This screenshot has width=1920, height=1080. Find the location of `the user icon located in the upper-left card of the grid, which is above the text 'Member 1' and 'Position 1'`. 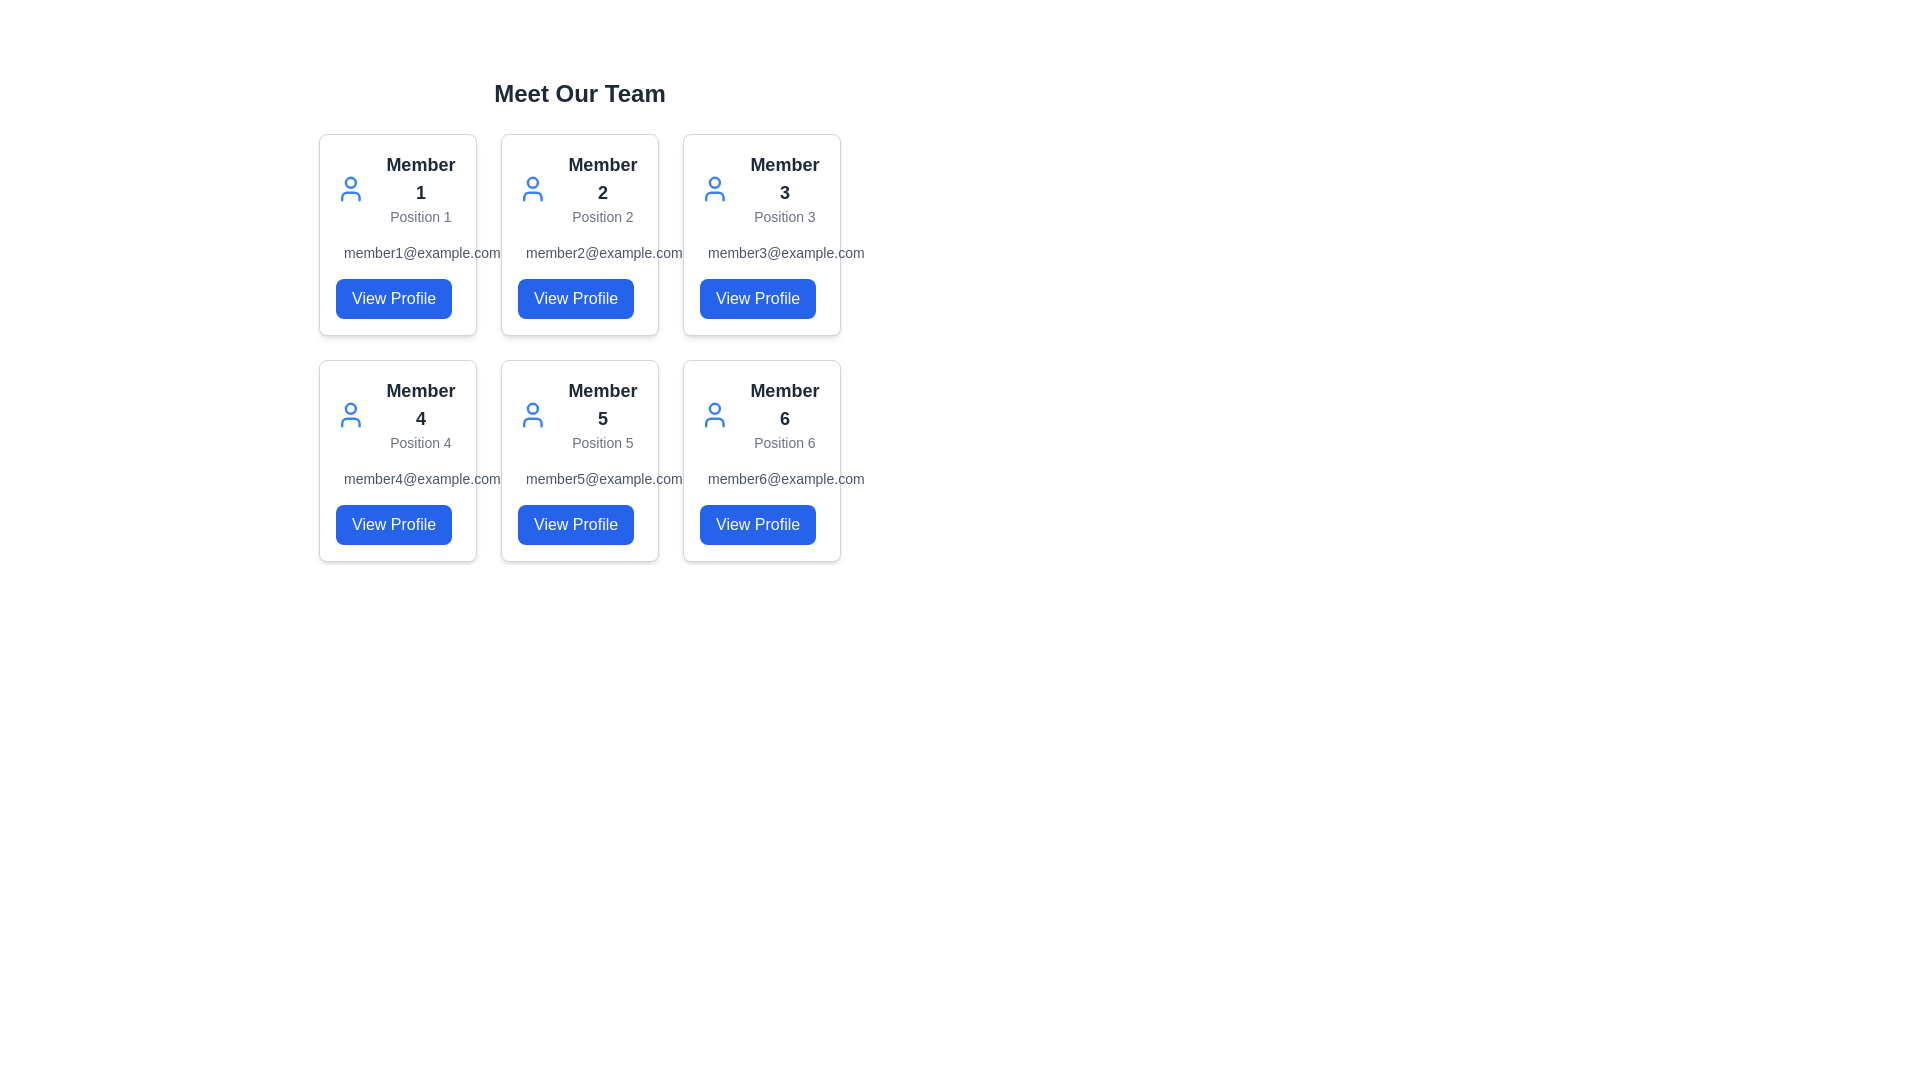

the user icon located in the upper-left card of the grid, which is above the text 'Member 1' and 'Position 1' is located at coordinates (350, 189).